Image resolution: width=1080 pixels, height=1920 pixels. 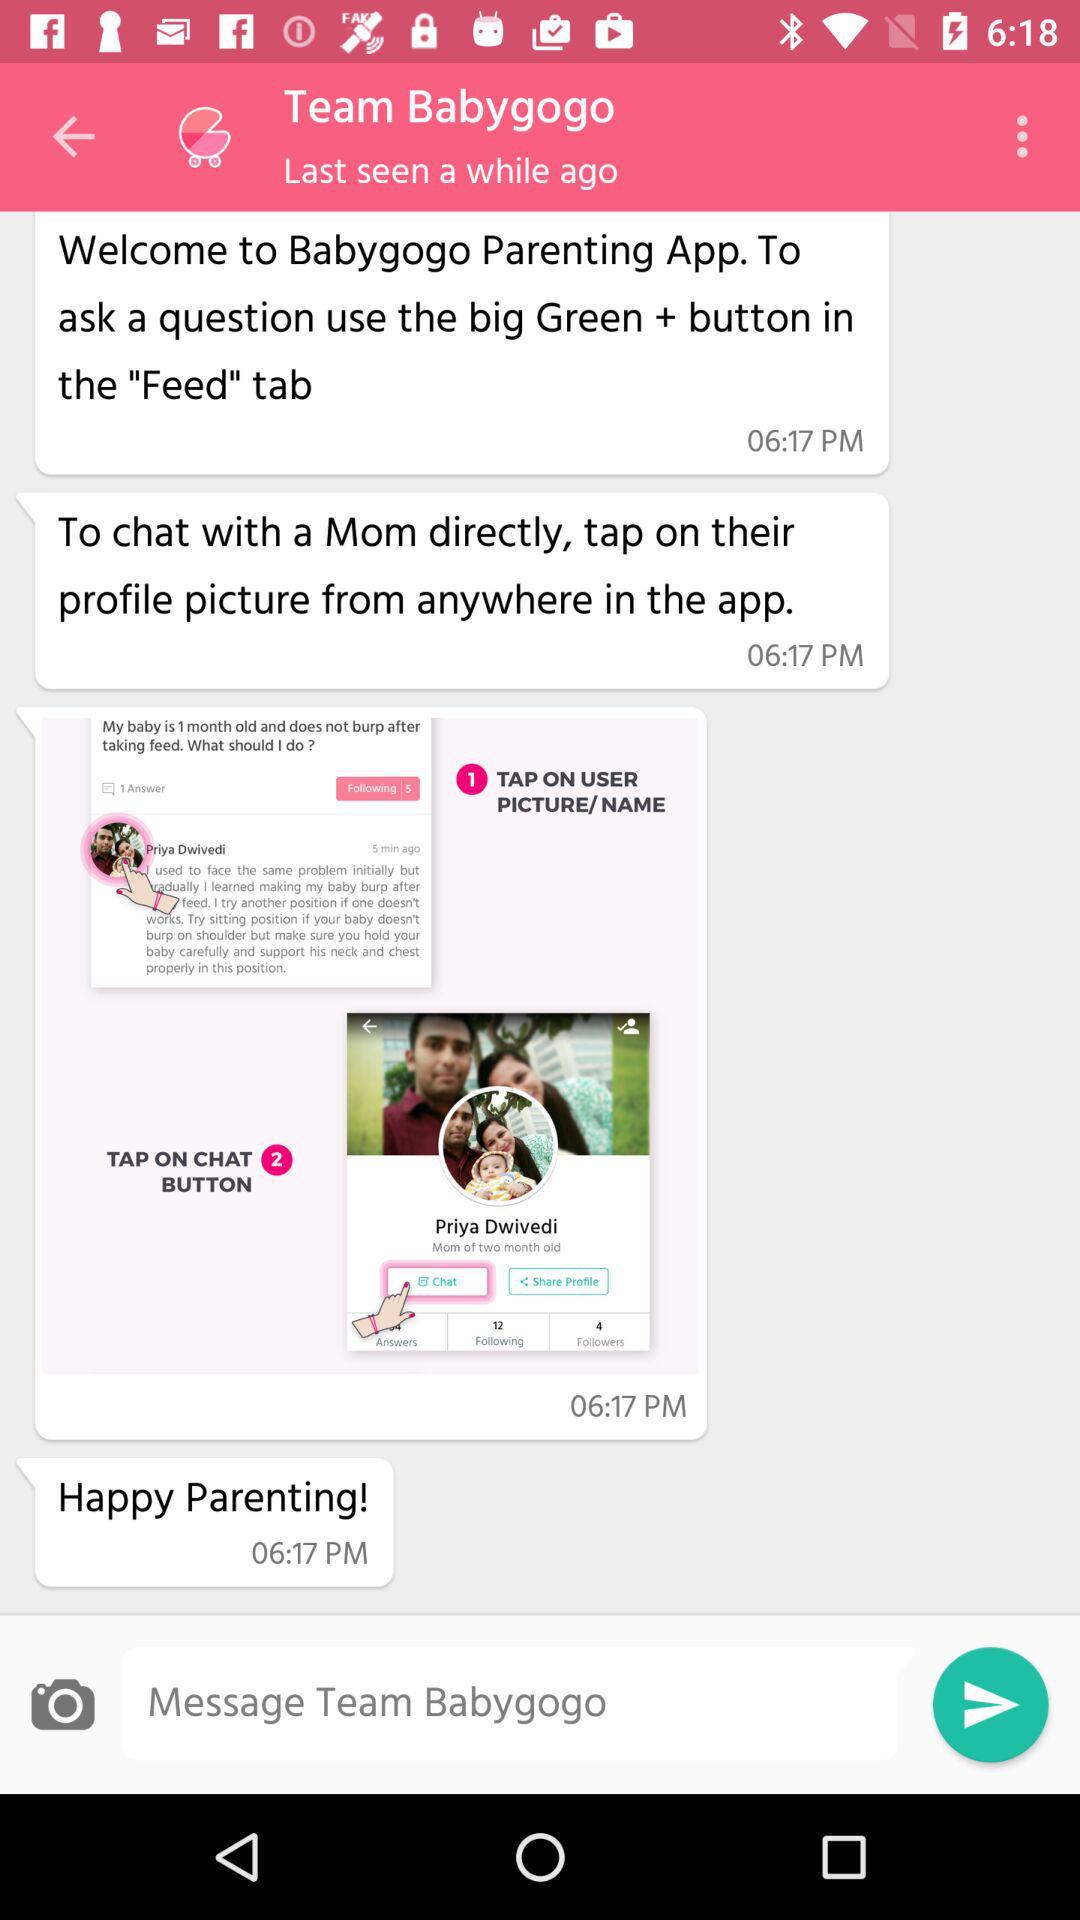 I want to click on the item above the 06:17 pm icon, so click(x=461, y=314).